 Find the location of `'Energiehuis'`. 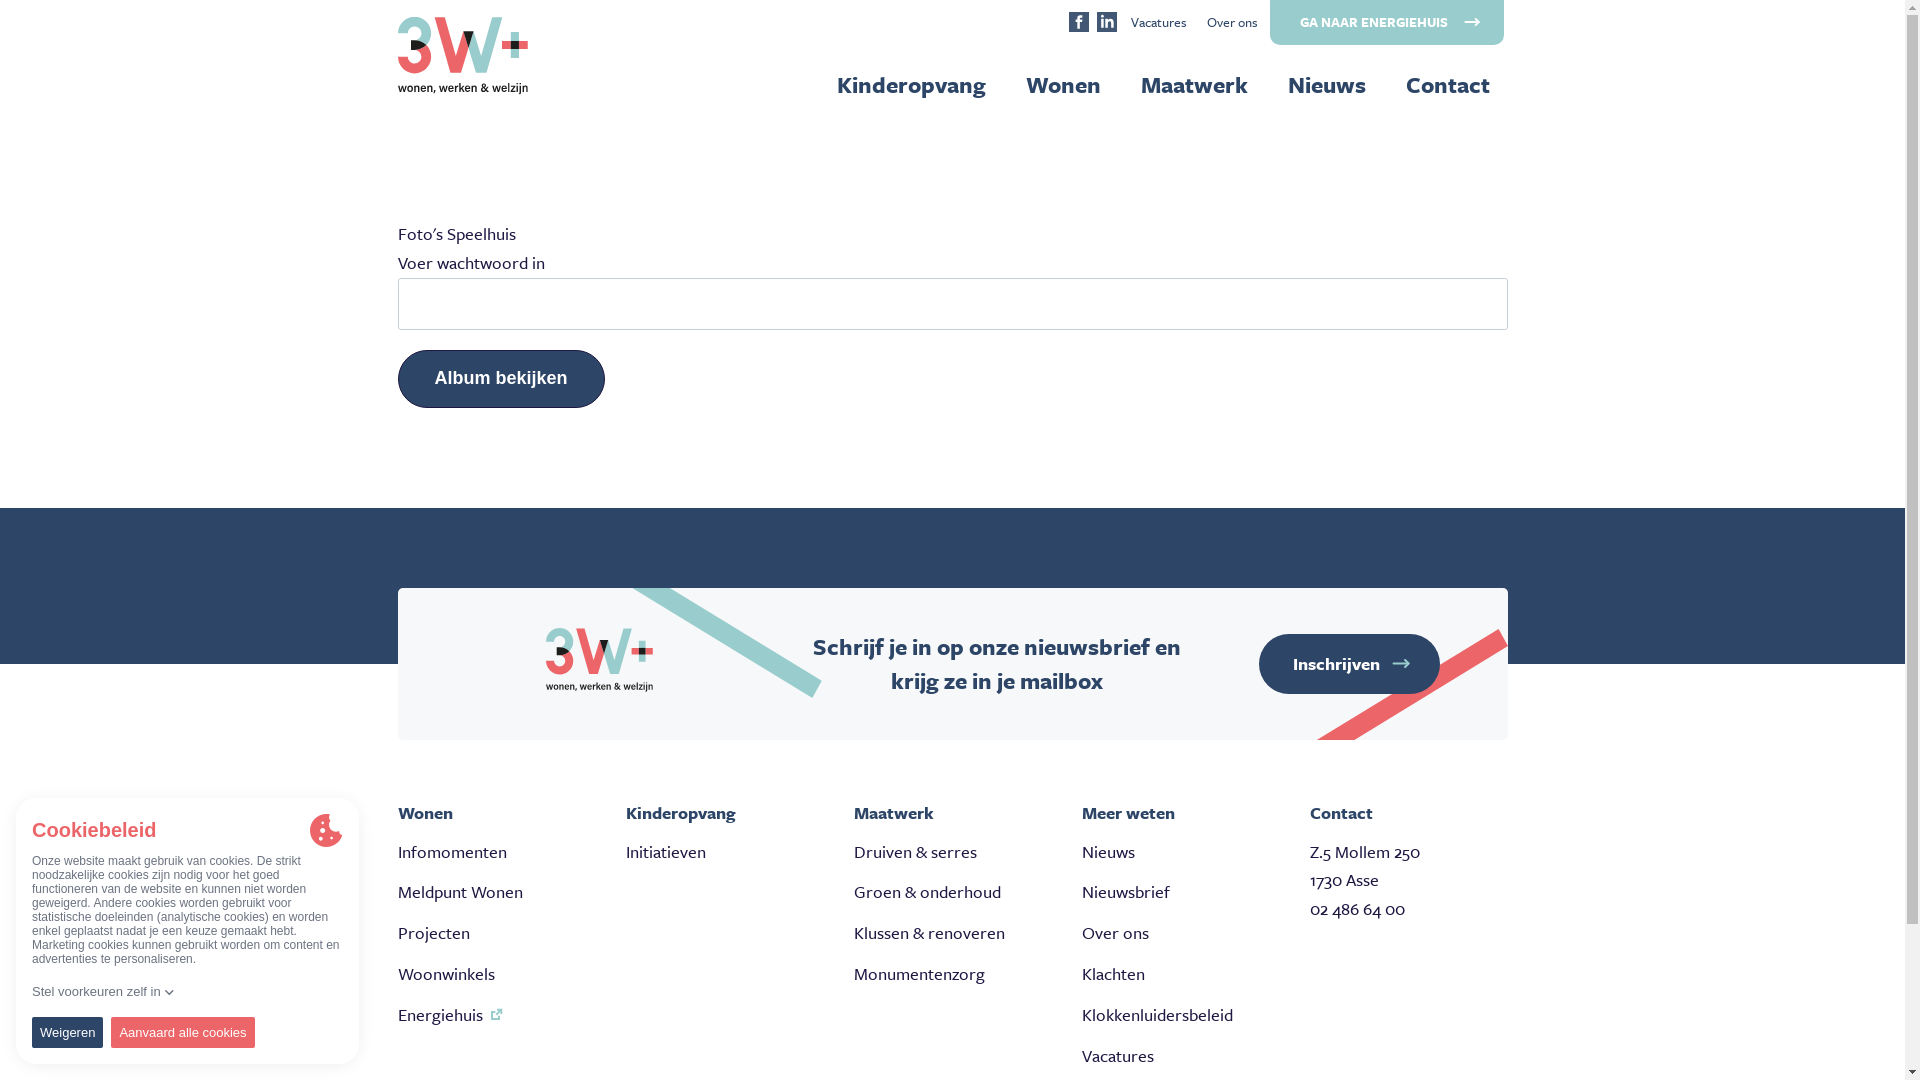

'Energiehuis' is located at coordinates (398, 1014).